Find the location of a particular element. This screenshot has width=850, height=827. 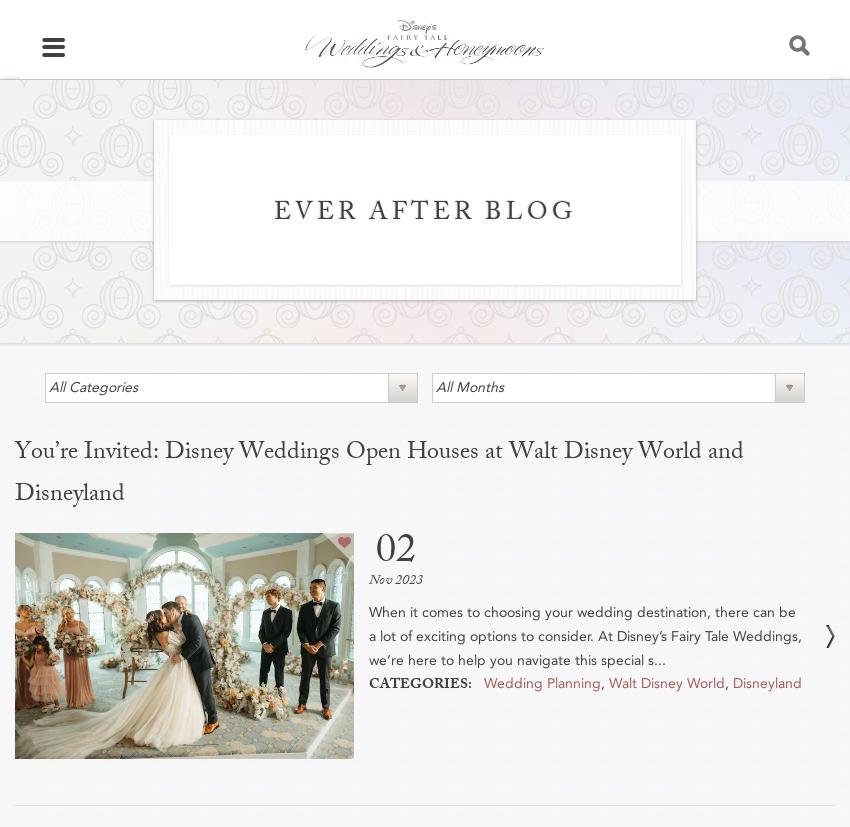

'You’re Invited: Disney Weddings Open Houses at Walt Disney World and Disneyland' is located at coordinates (13, 474).